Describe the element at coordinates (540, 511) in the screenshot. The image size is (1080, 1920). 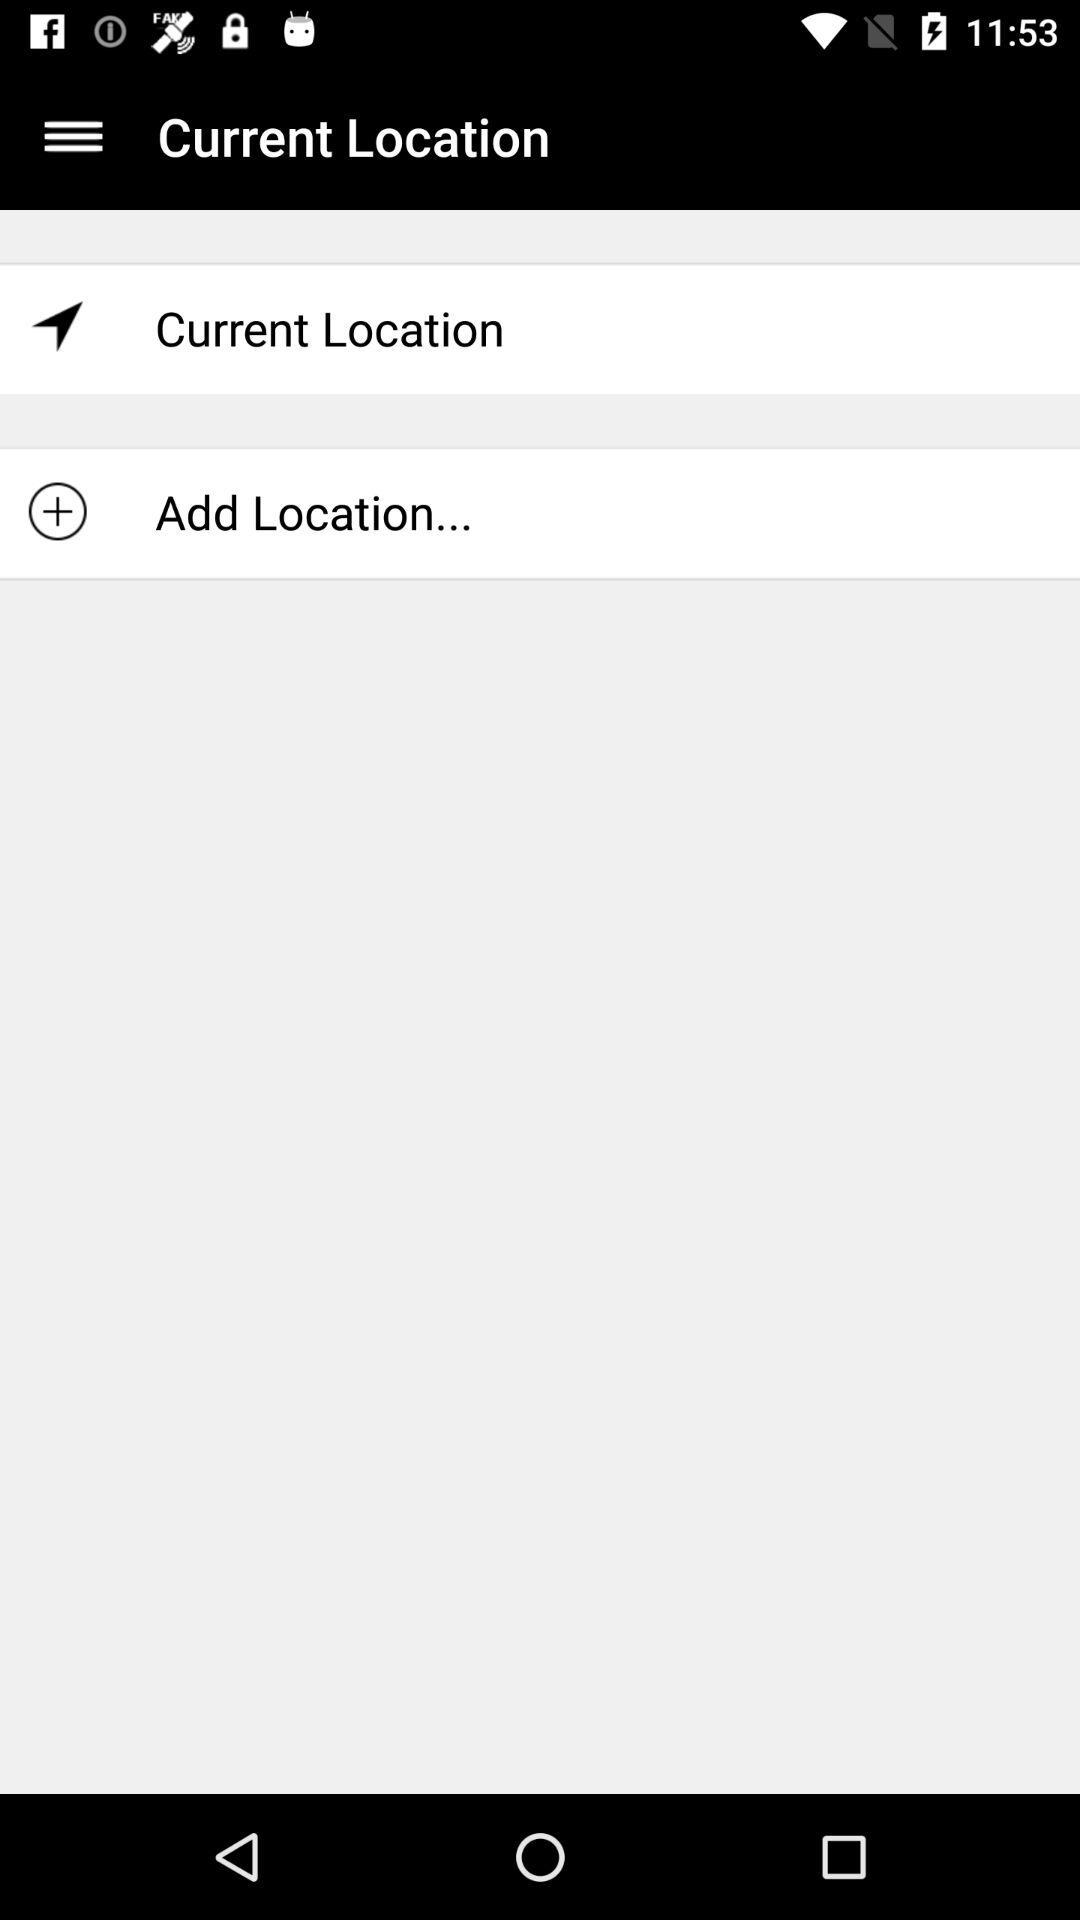
I see `add location... icon` at that location.